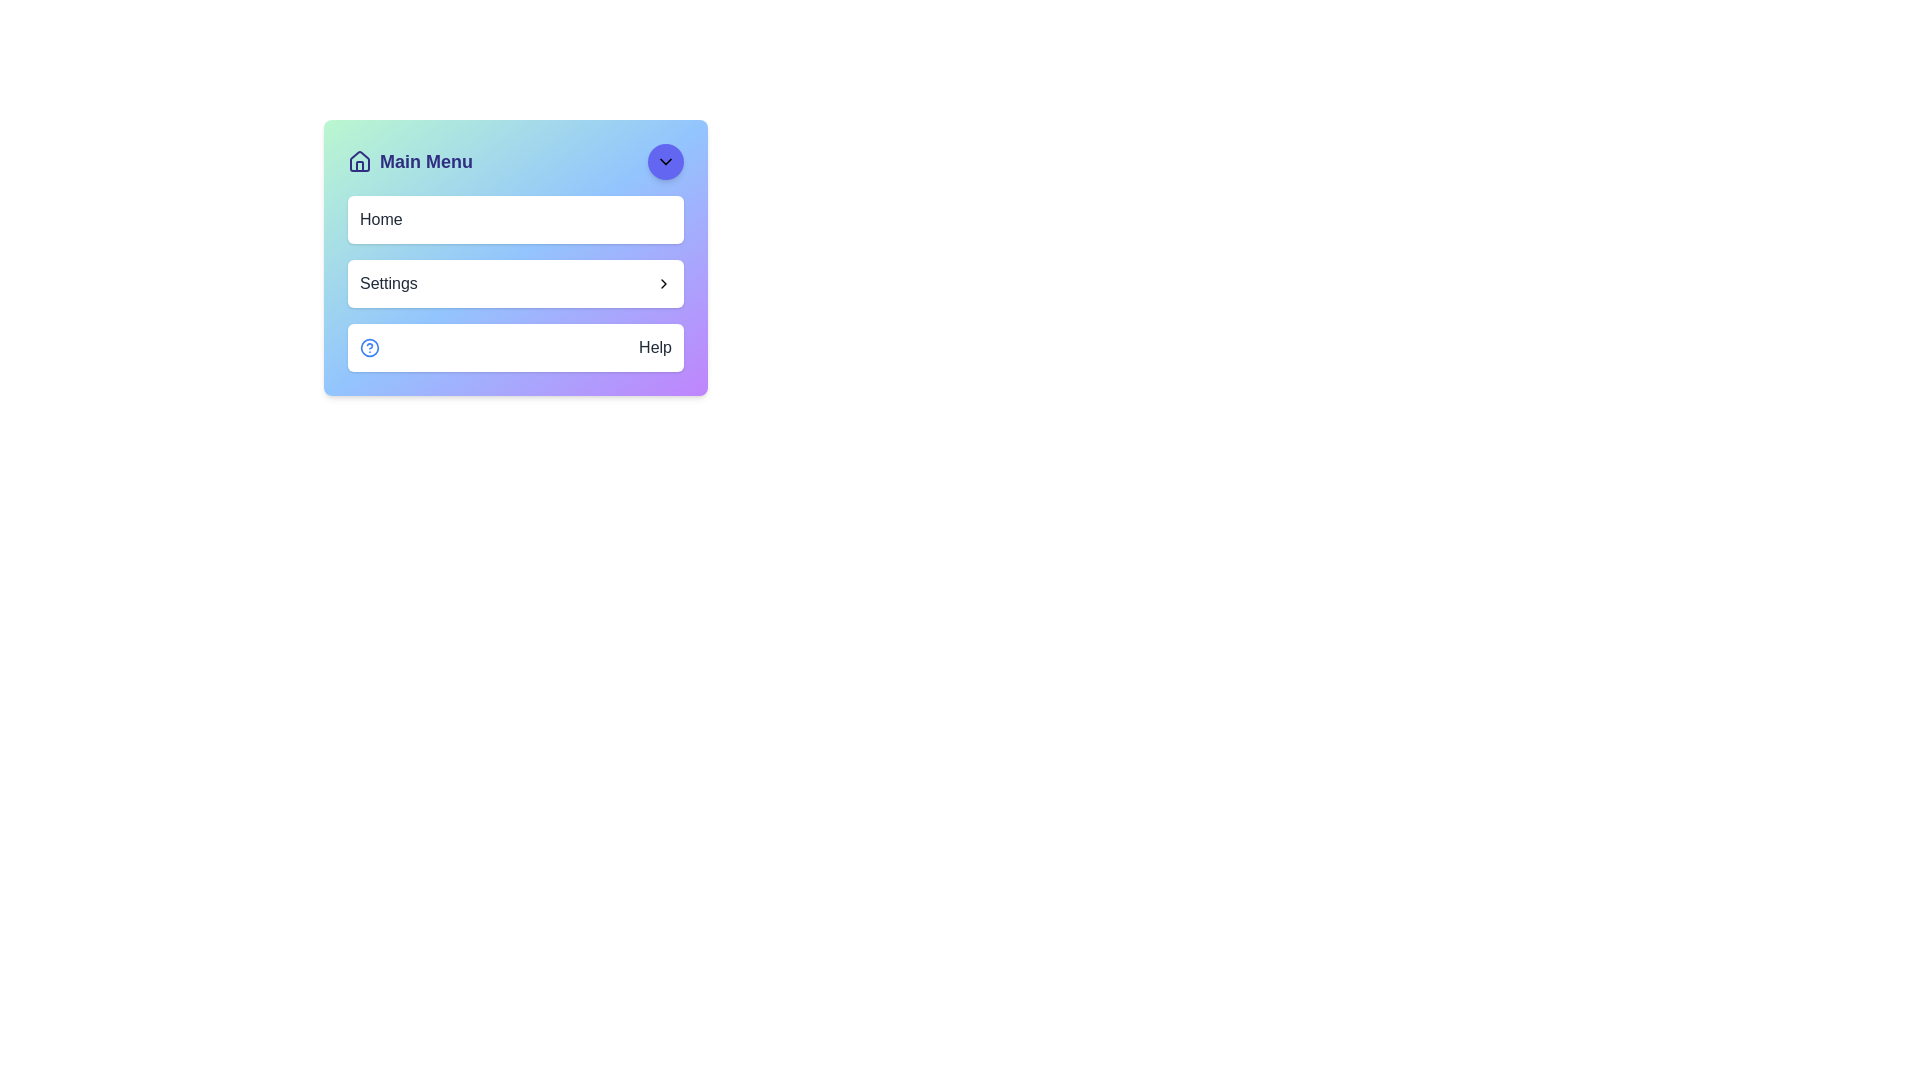 The image size is (1920, 1080). I want to click on the circular button with a downward chevron icon located at the top right corner of the 'Main Menu' panel, so click(666, 161).